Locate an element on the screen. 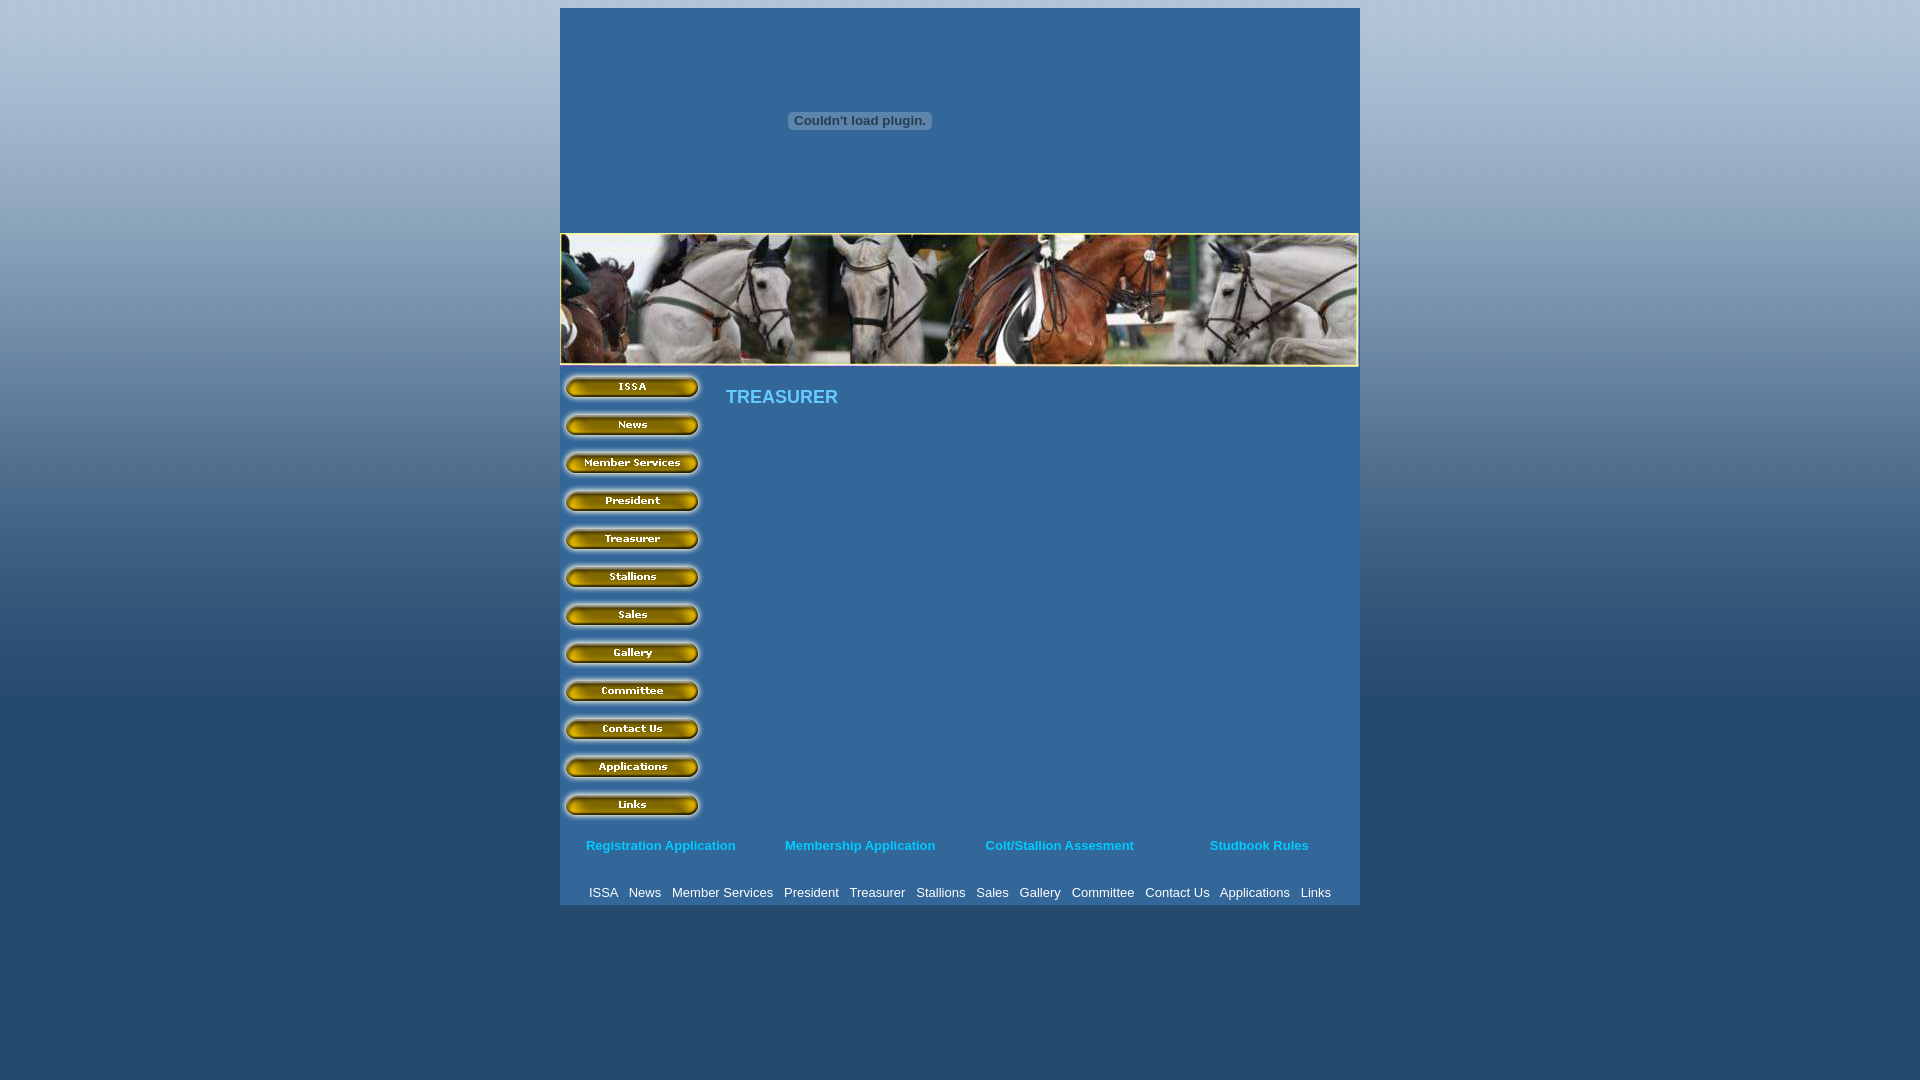 The width and height of the screenshot is (1920, 1080). 'President' is located at coordinates (632, 499).